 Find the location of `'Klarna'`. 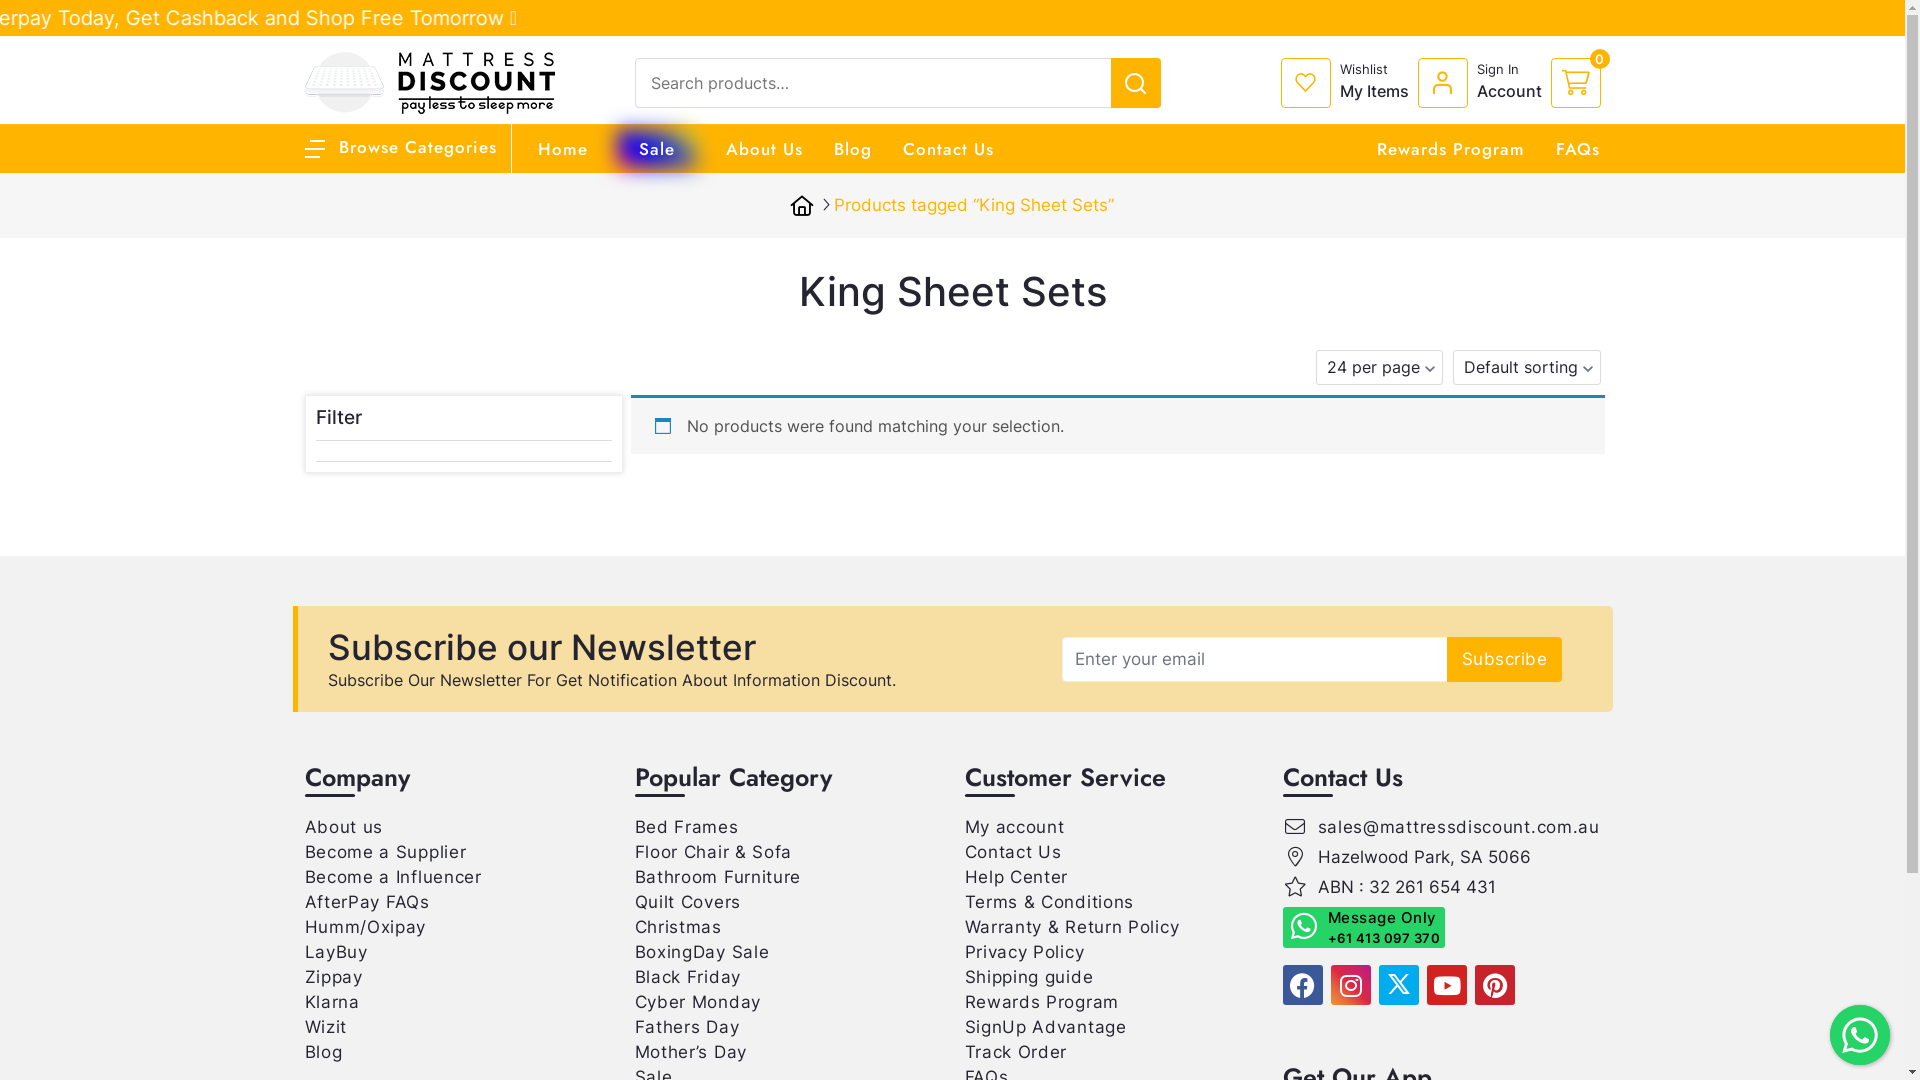

'Klarna' is located at coordinates (331, 1002).